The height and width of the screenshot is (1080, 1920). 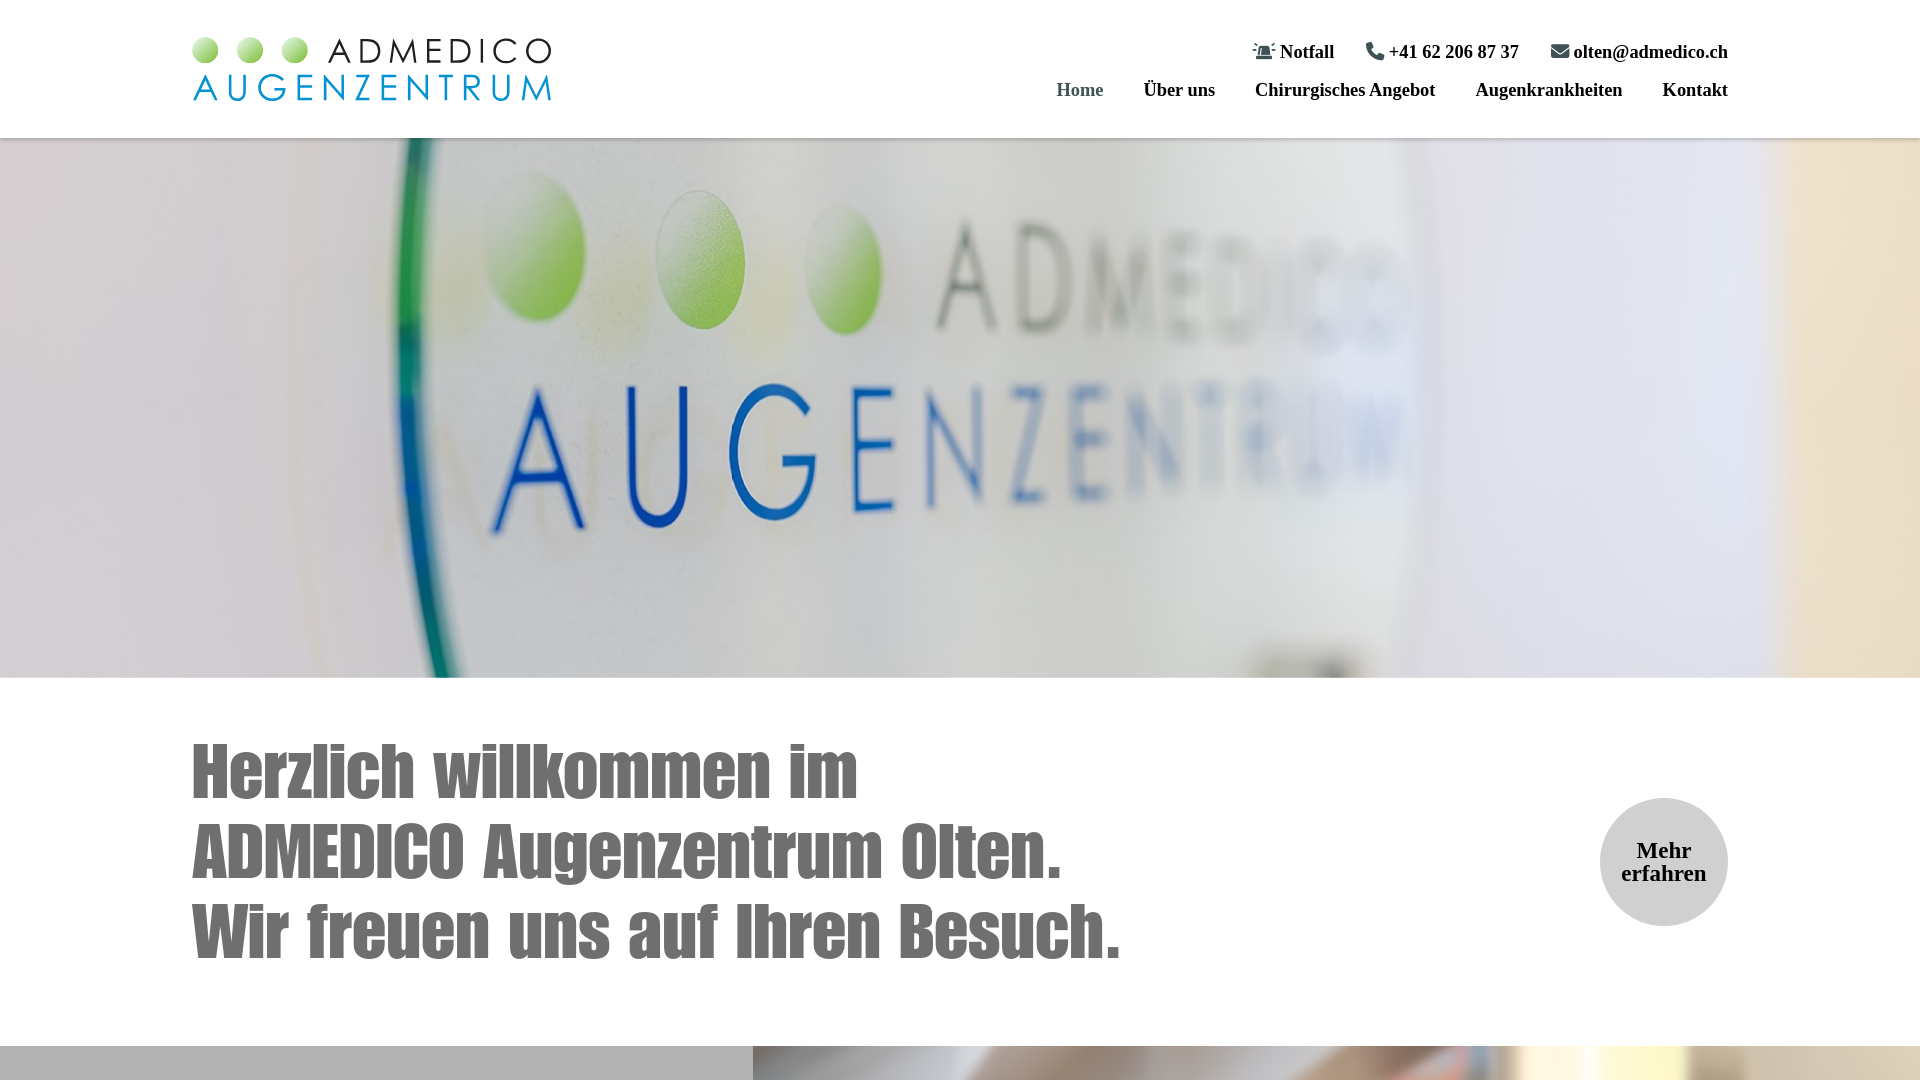 I want to click on 'Kontakt', so click(x=1694, y=88).